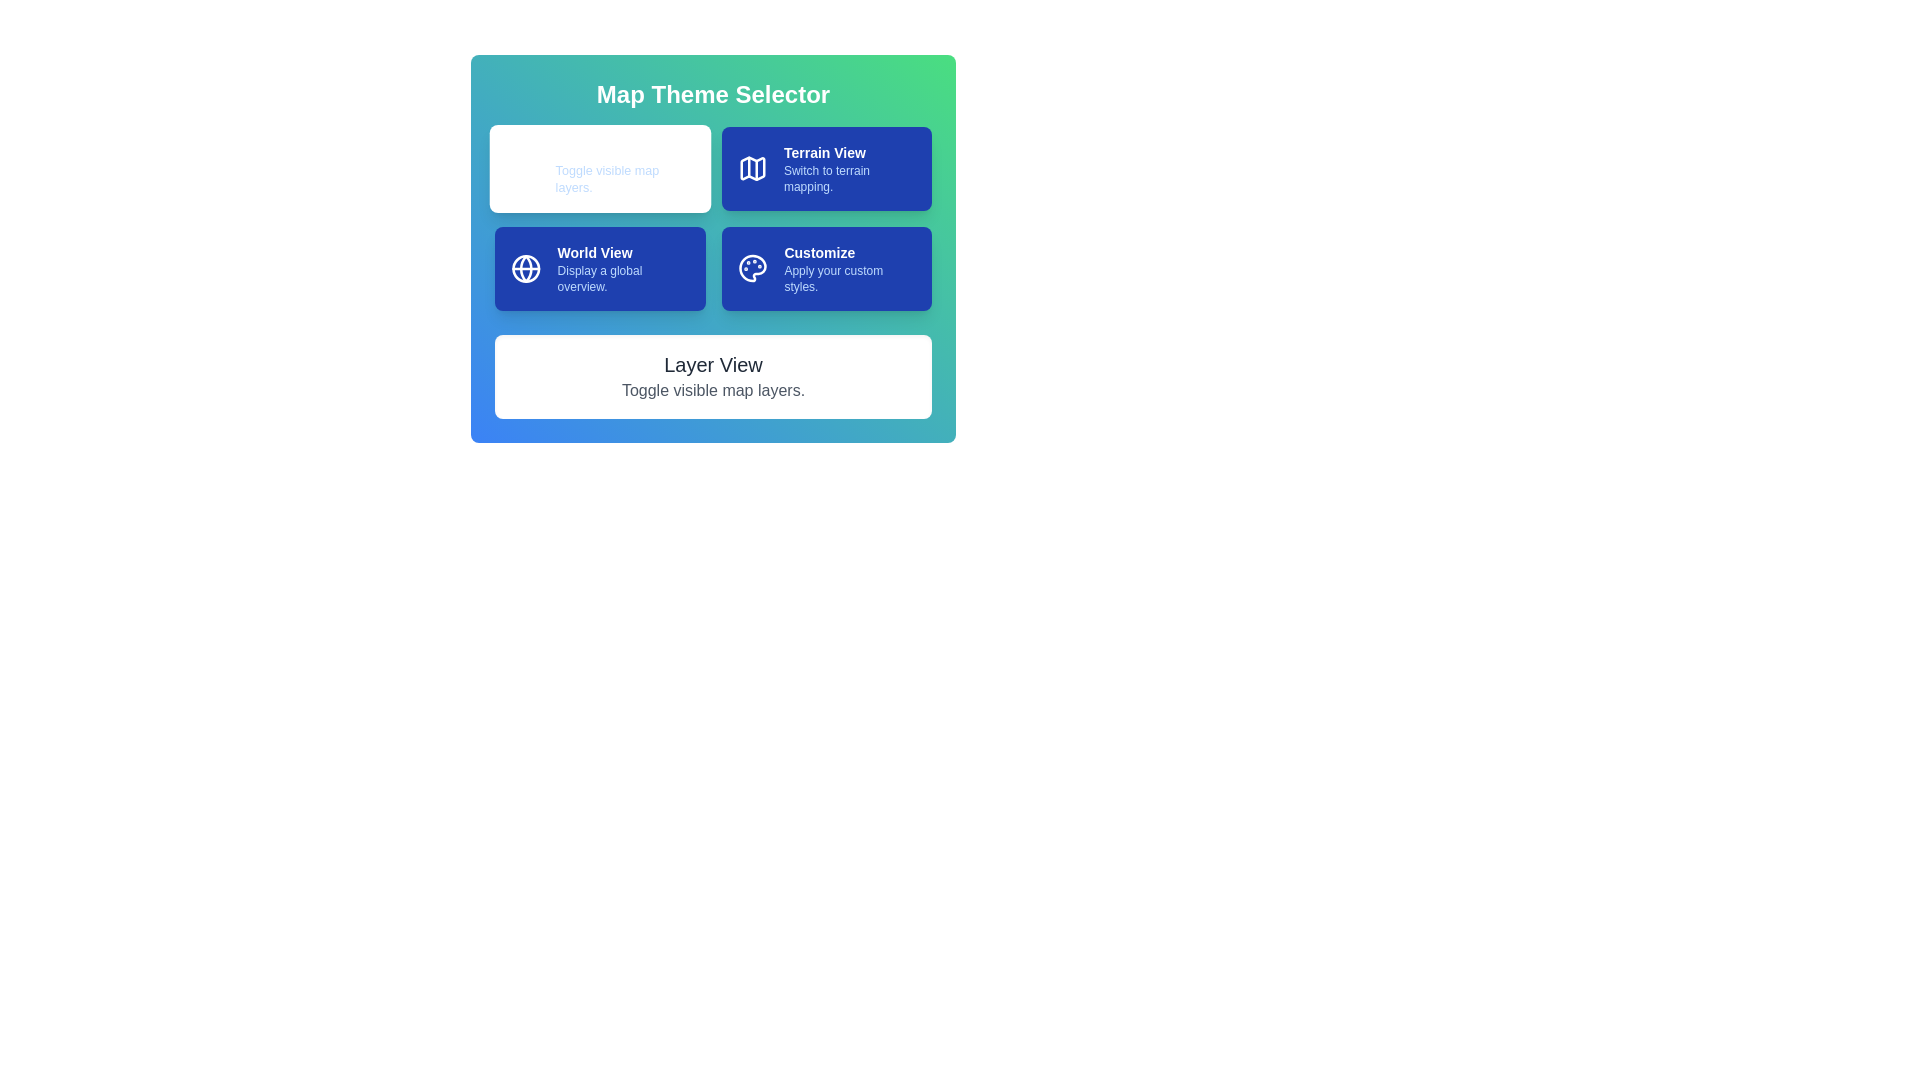  What do you see at coordinates (751, 168) in the screenshot?
I see `the map icon representing terrain view, which is located within the blue card titled 'Terrain View' in the top-right quadrant of the 'Map Theme Selector' panel` at bounding box center [751, 168].